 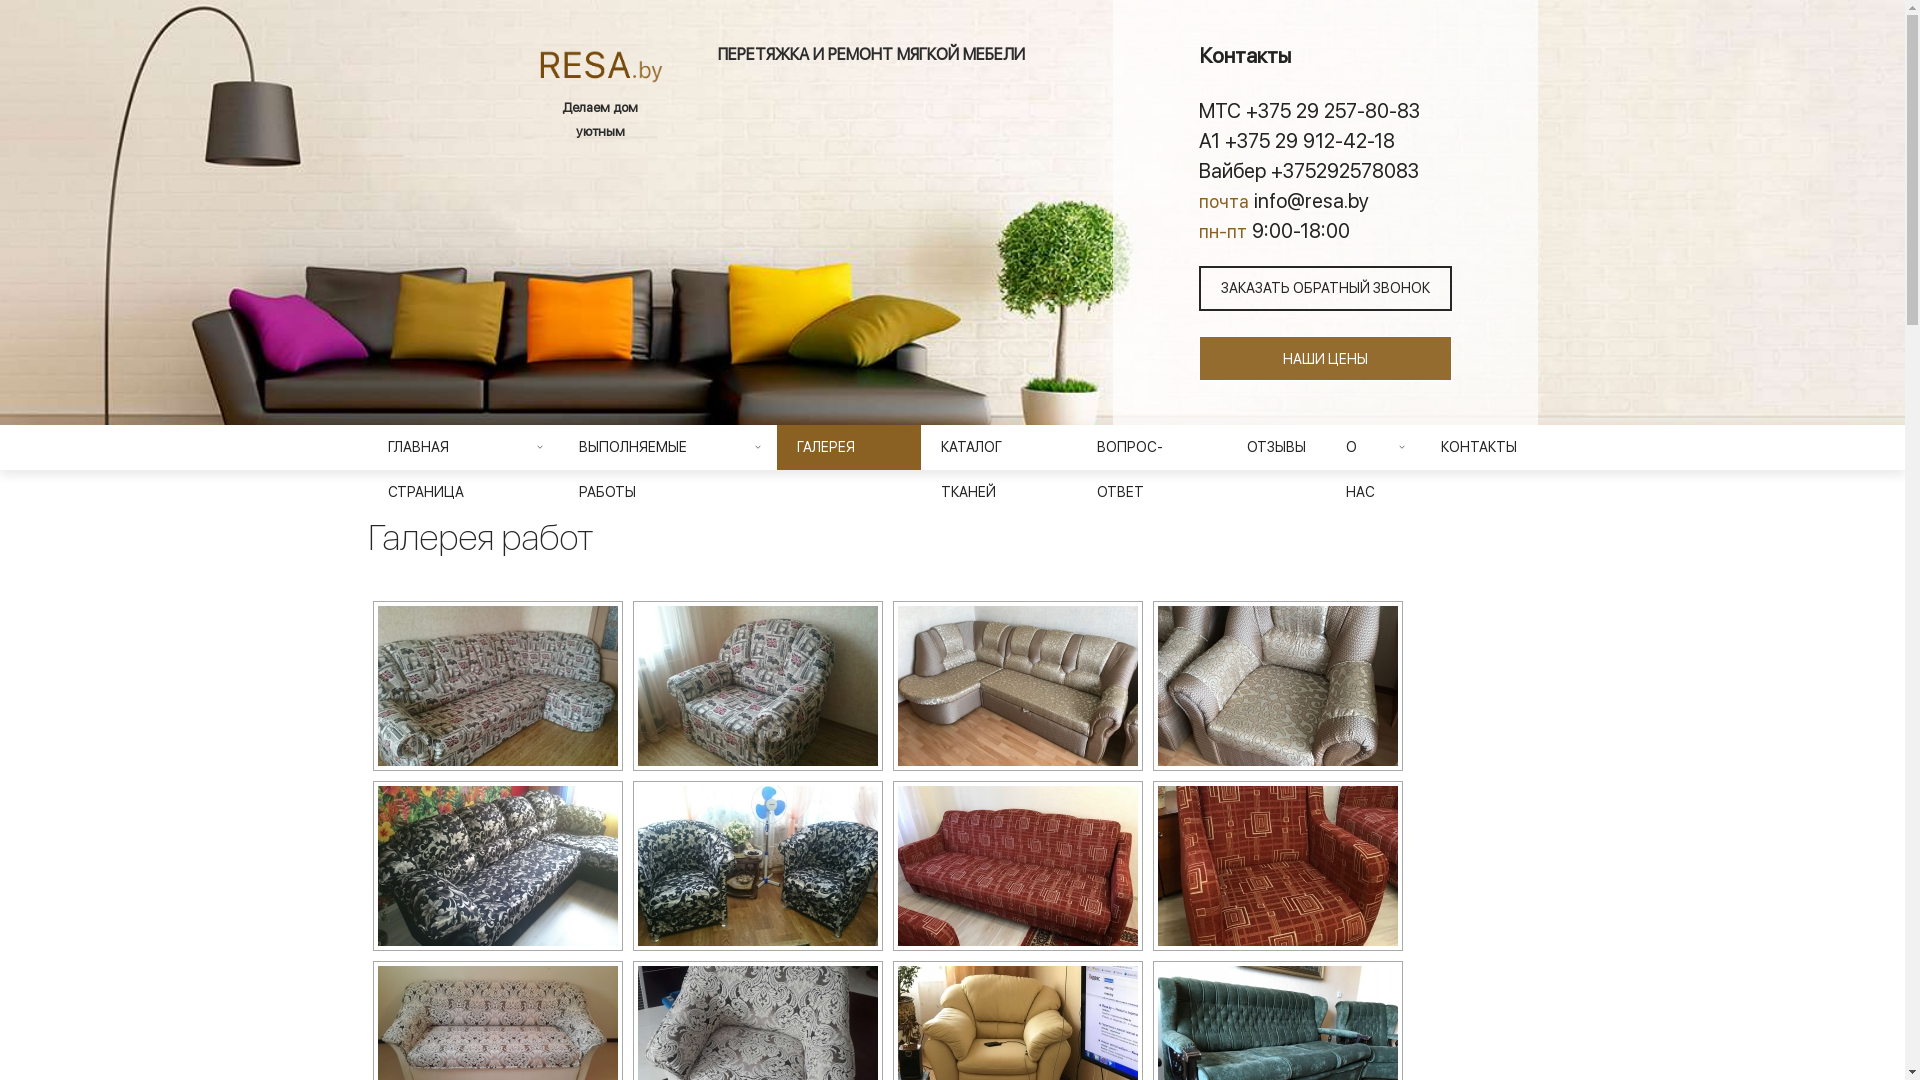 What do you see at coordinates (1324, 110) in the screenshot?
I see `'MTC +375 29 257-80-83'` at bounding box center [1324, 110].